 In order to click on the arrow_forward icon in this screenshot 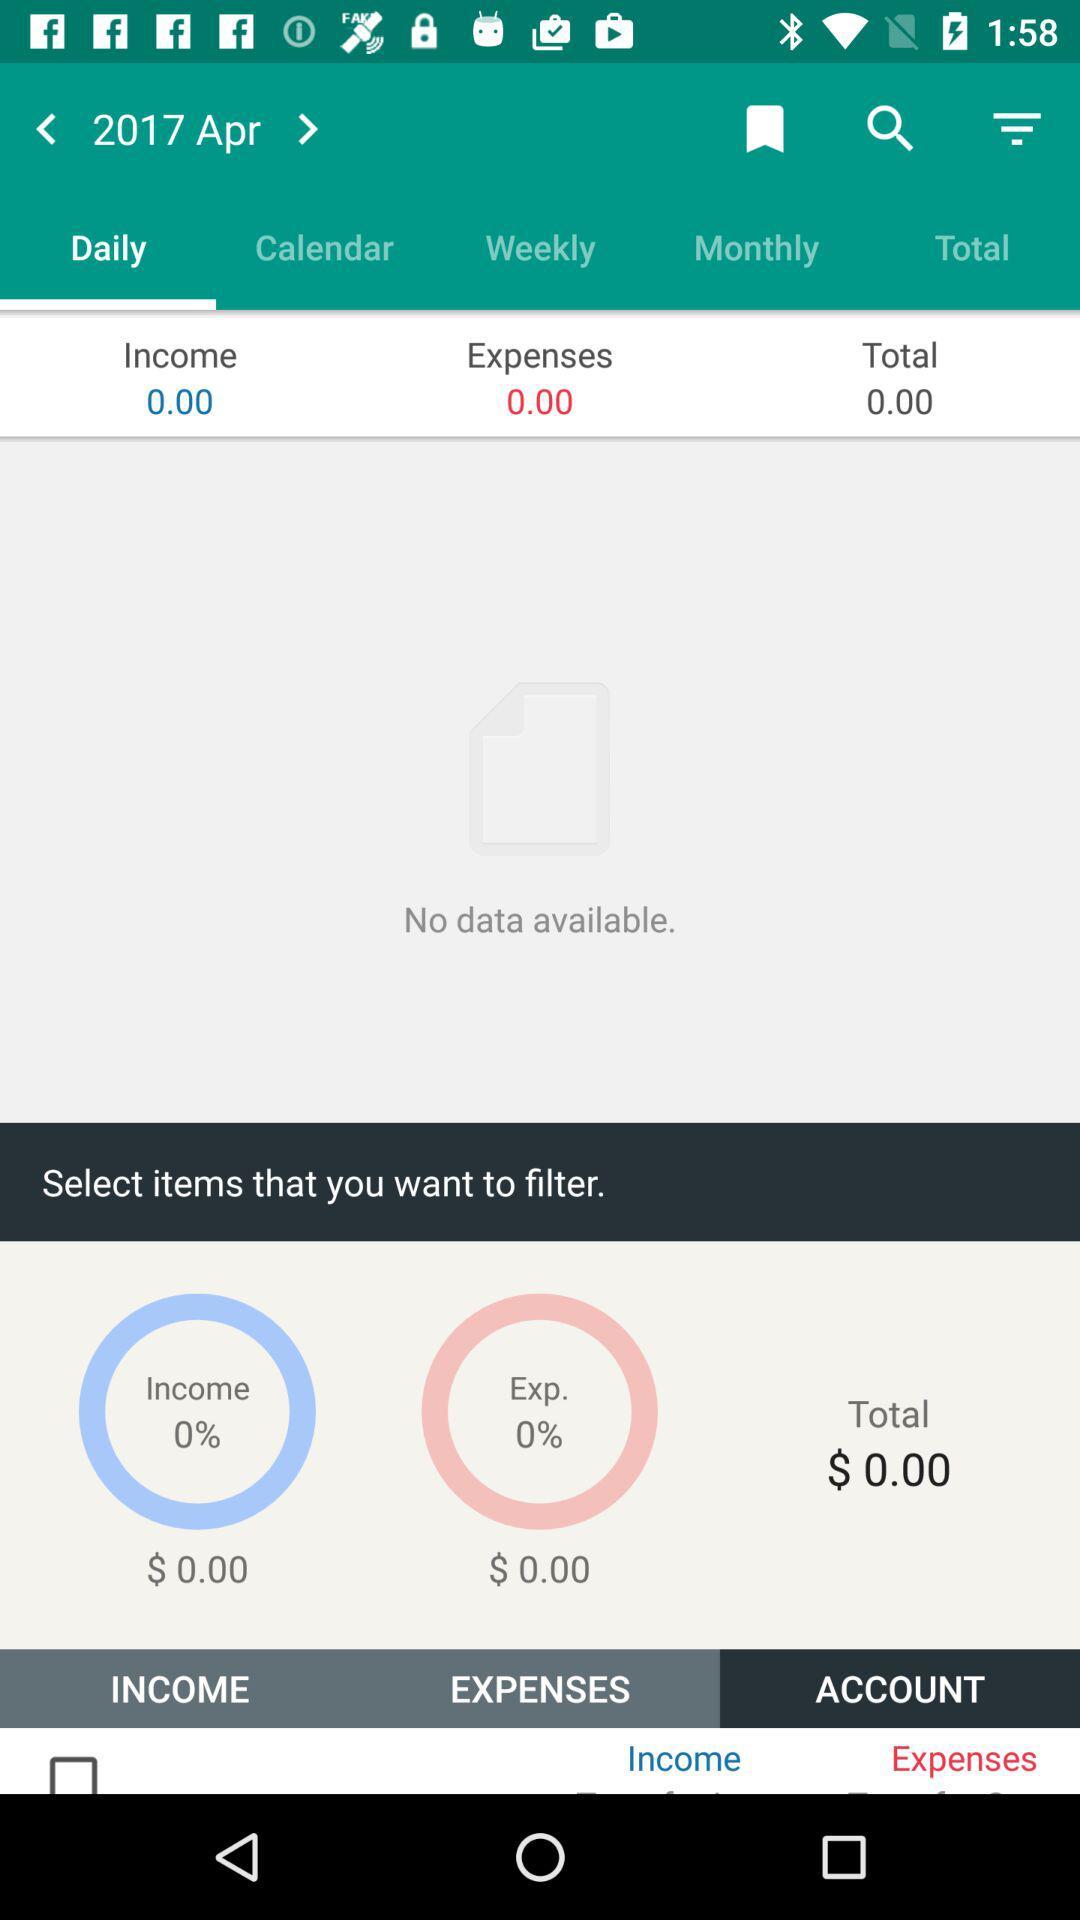, I will do `click(307, 127)`.